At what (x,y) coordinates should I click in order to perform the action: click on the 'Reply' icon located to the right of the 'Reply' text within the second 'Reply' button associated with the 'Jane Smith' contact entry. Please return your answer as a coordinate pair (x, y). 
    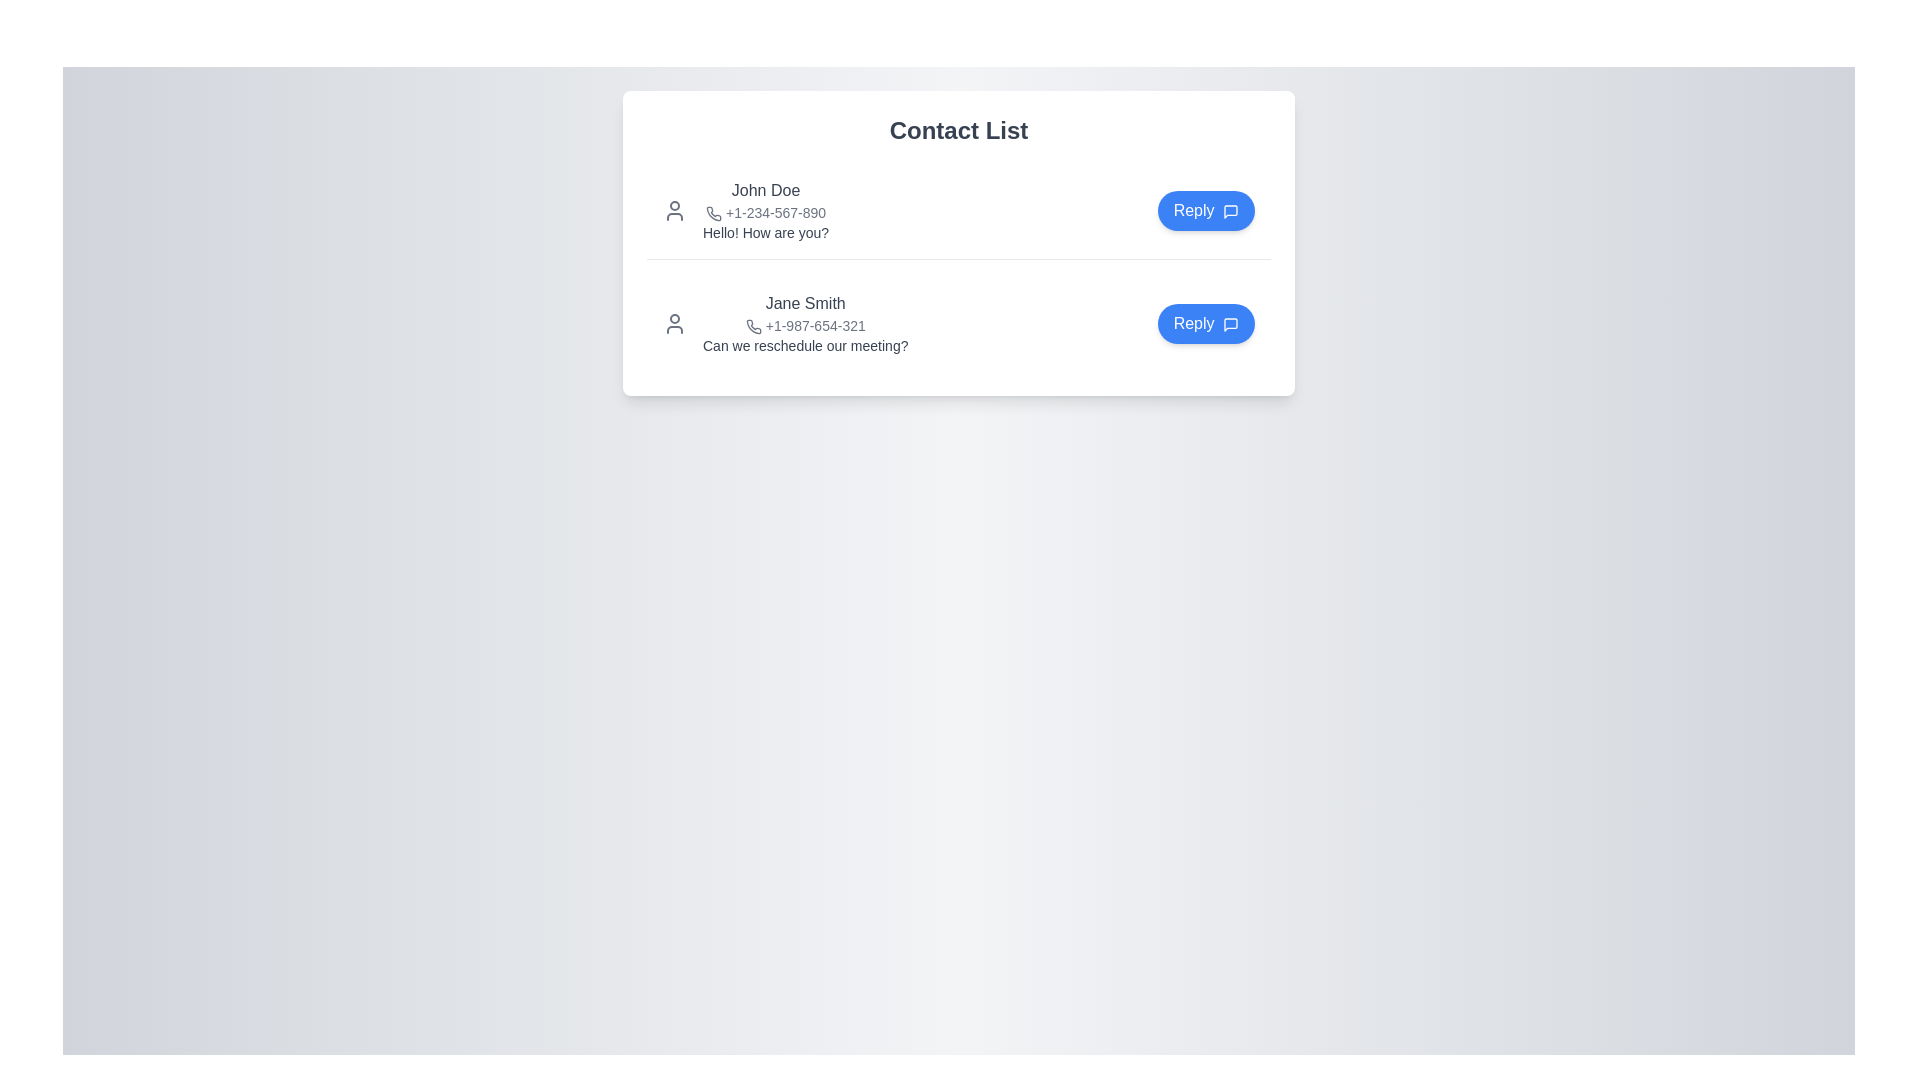
    Looking at the image, I should click on (1229, 323).